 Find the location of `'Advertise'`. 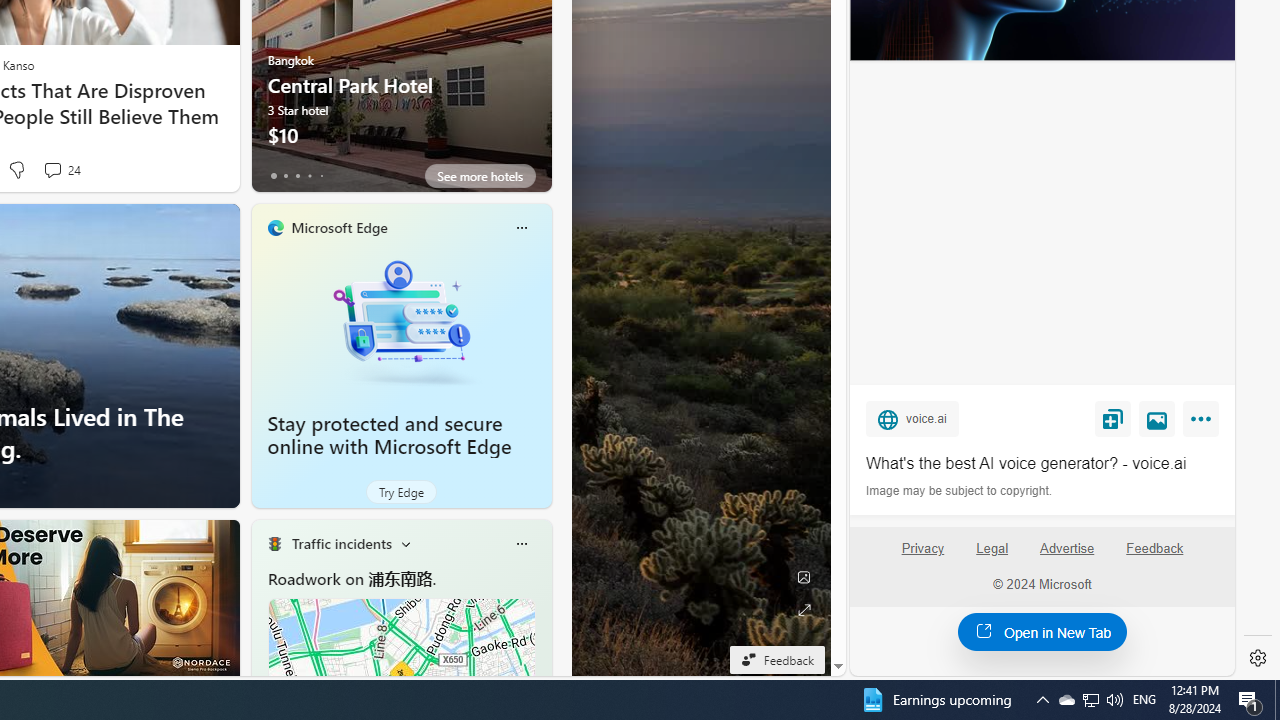

'Advertise' is located at coordinates (1065, 548).